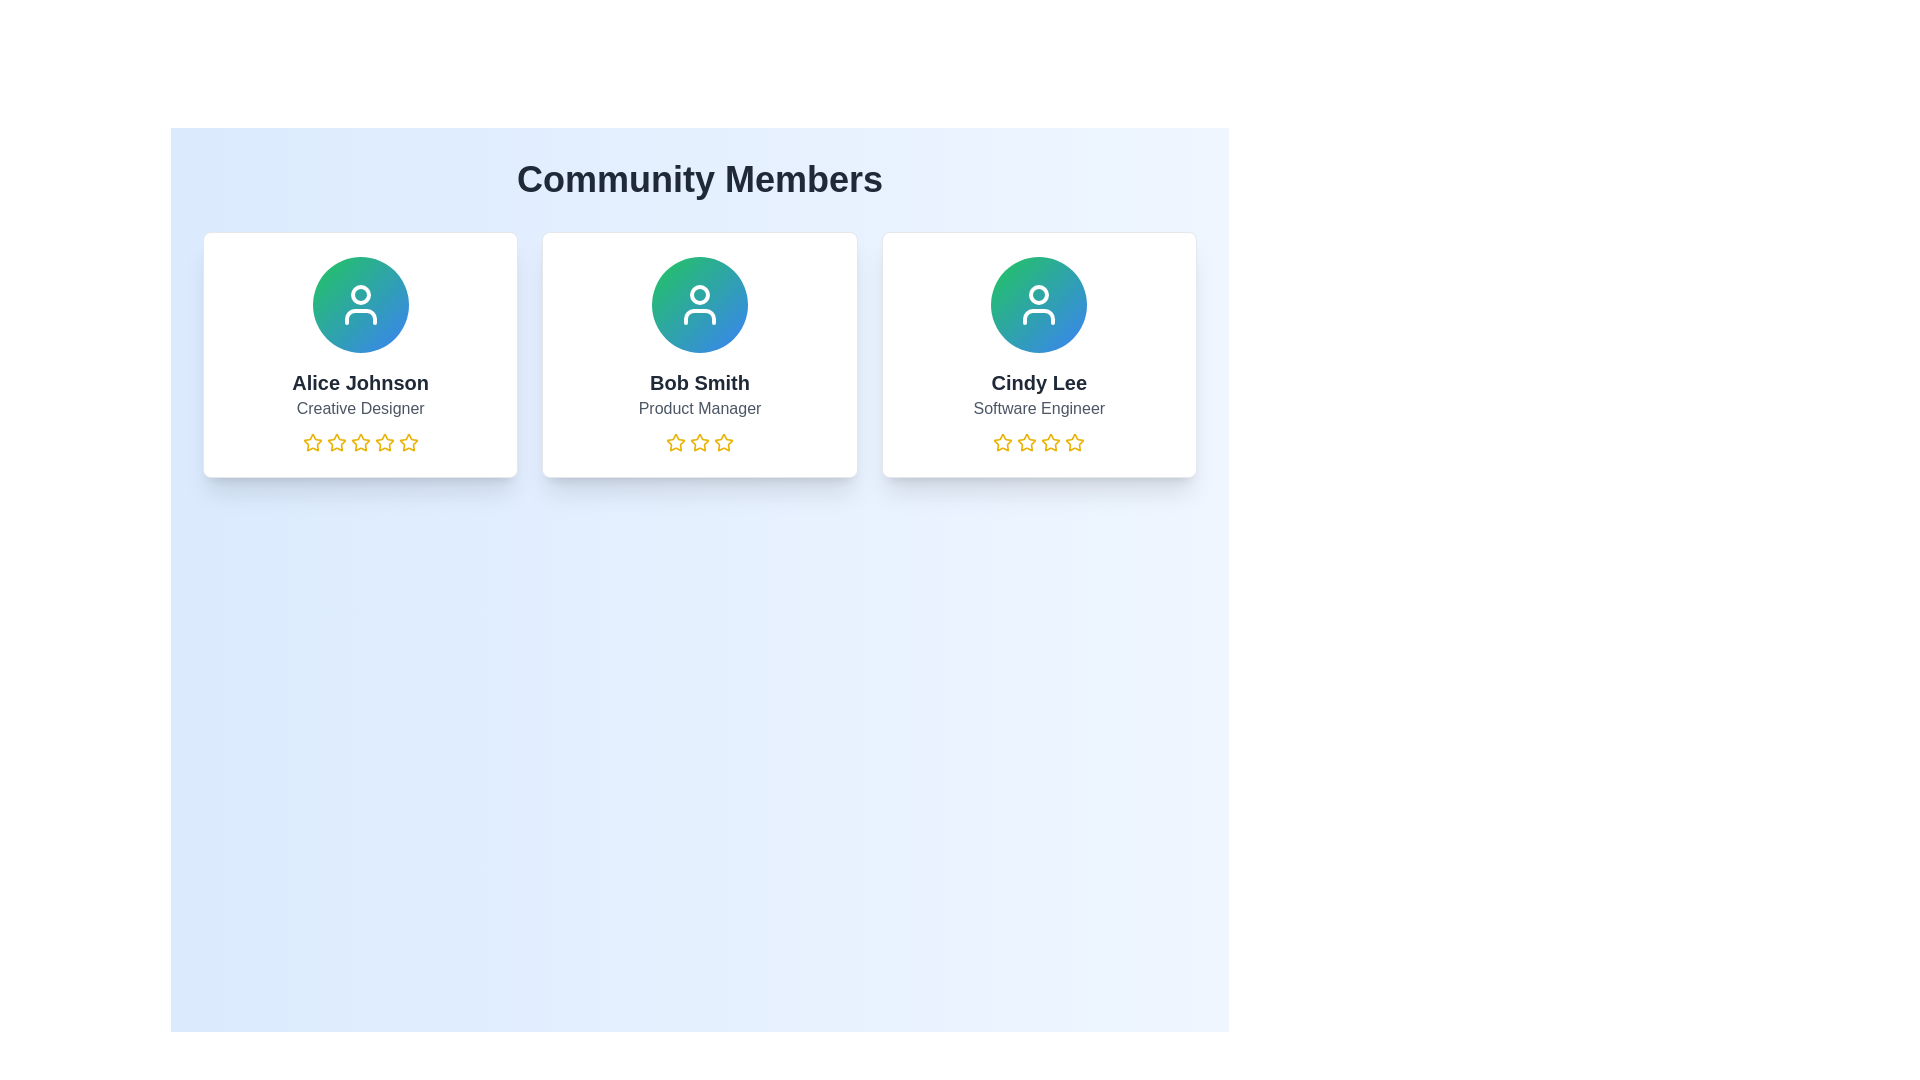 Image resolution: width=1920 pixels, height=1080 pixels. What do you see at coordinates (336, 442) in the screenshot?
I see `the third rating star icon, which is a yellow outlined star beneath 'Alice Johnson' and 'Creative Designer'` at bounding box center [336, 442].